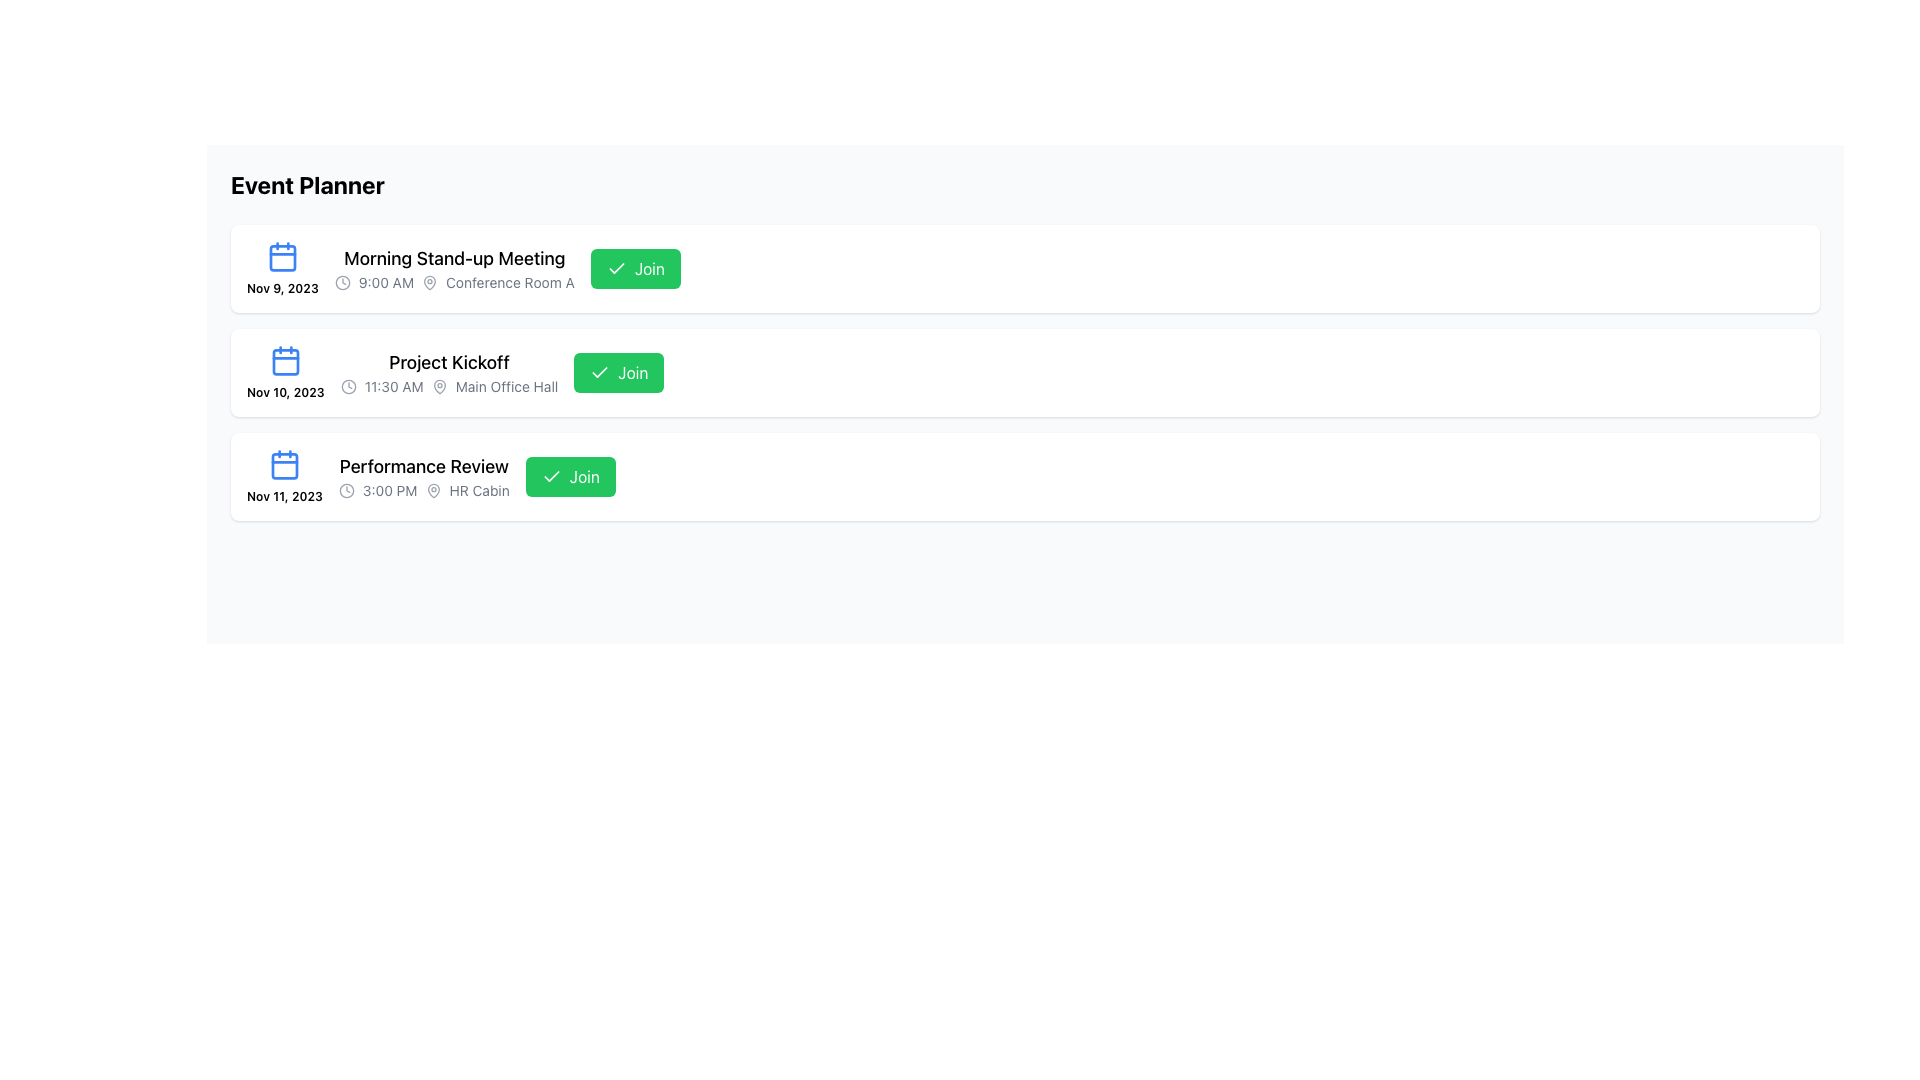 This screenshot has width=1920, height=1080. Describe the element at coordinates (342, 282) in the screenshot. I see `the circular outline of the clock icon that represents the primary background of the clock, located next to the time text '9:00 AM' in the 'Morning Stand-up Meeting' entry` at that location.